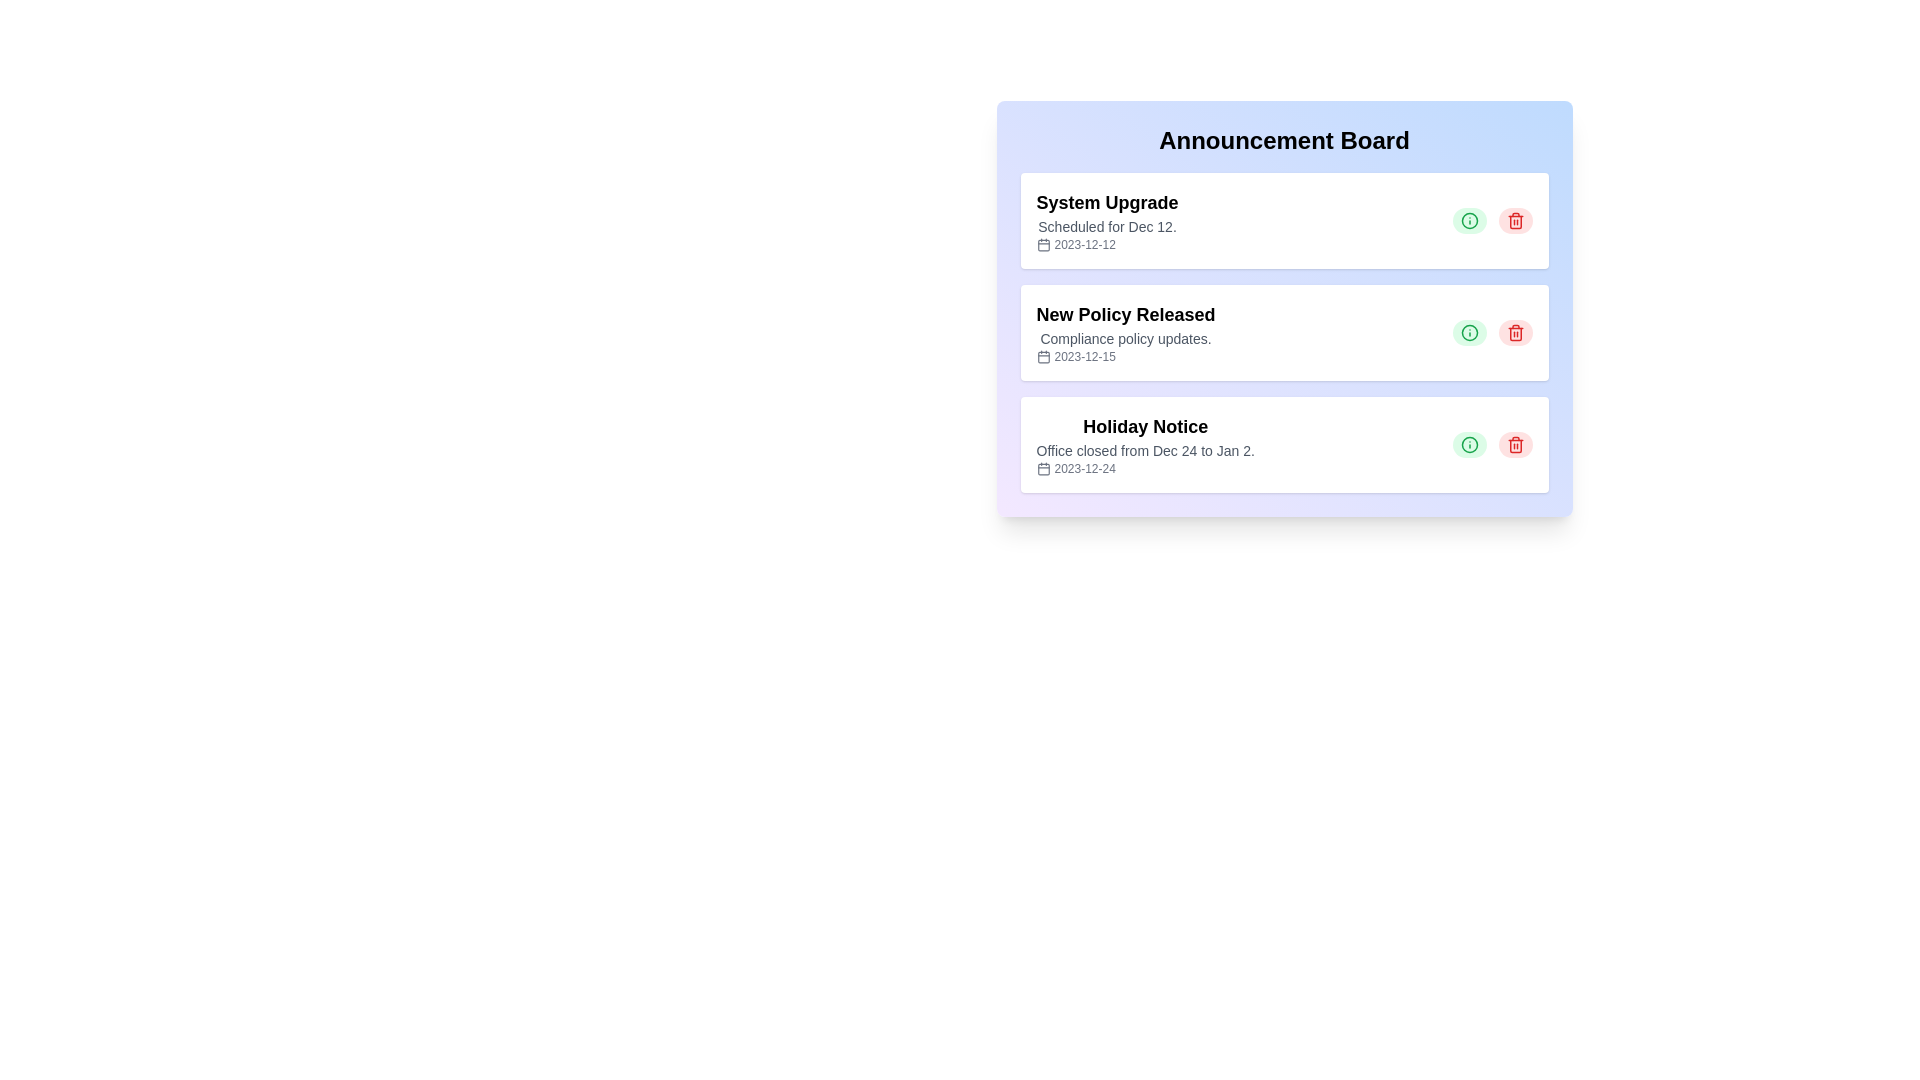 The height and width of the screenshot is (1080, 1920). Describe the element at coordinates (1469, 443) in the screenshot. I see `the detail button for the announcement titled 'Holiday Notice'` at that location.